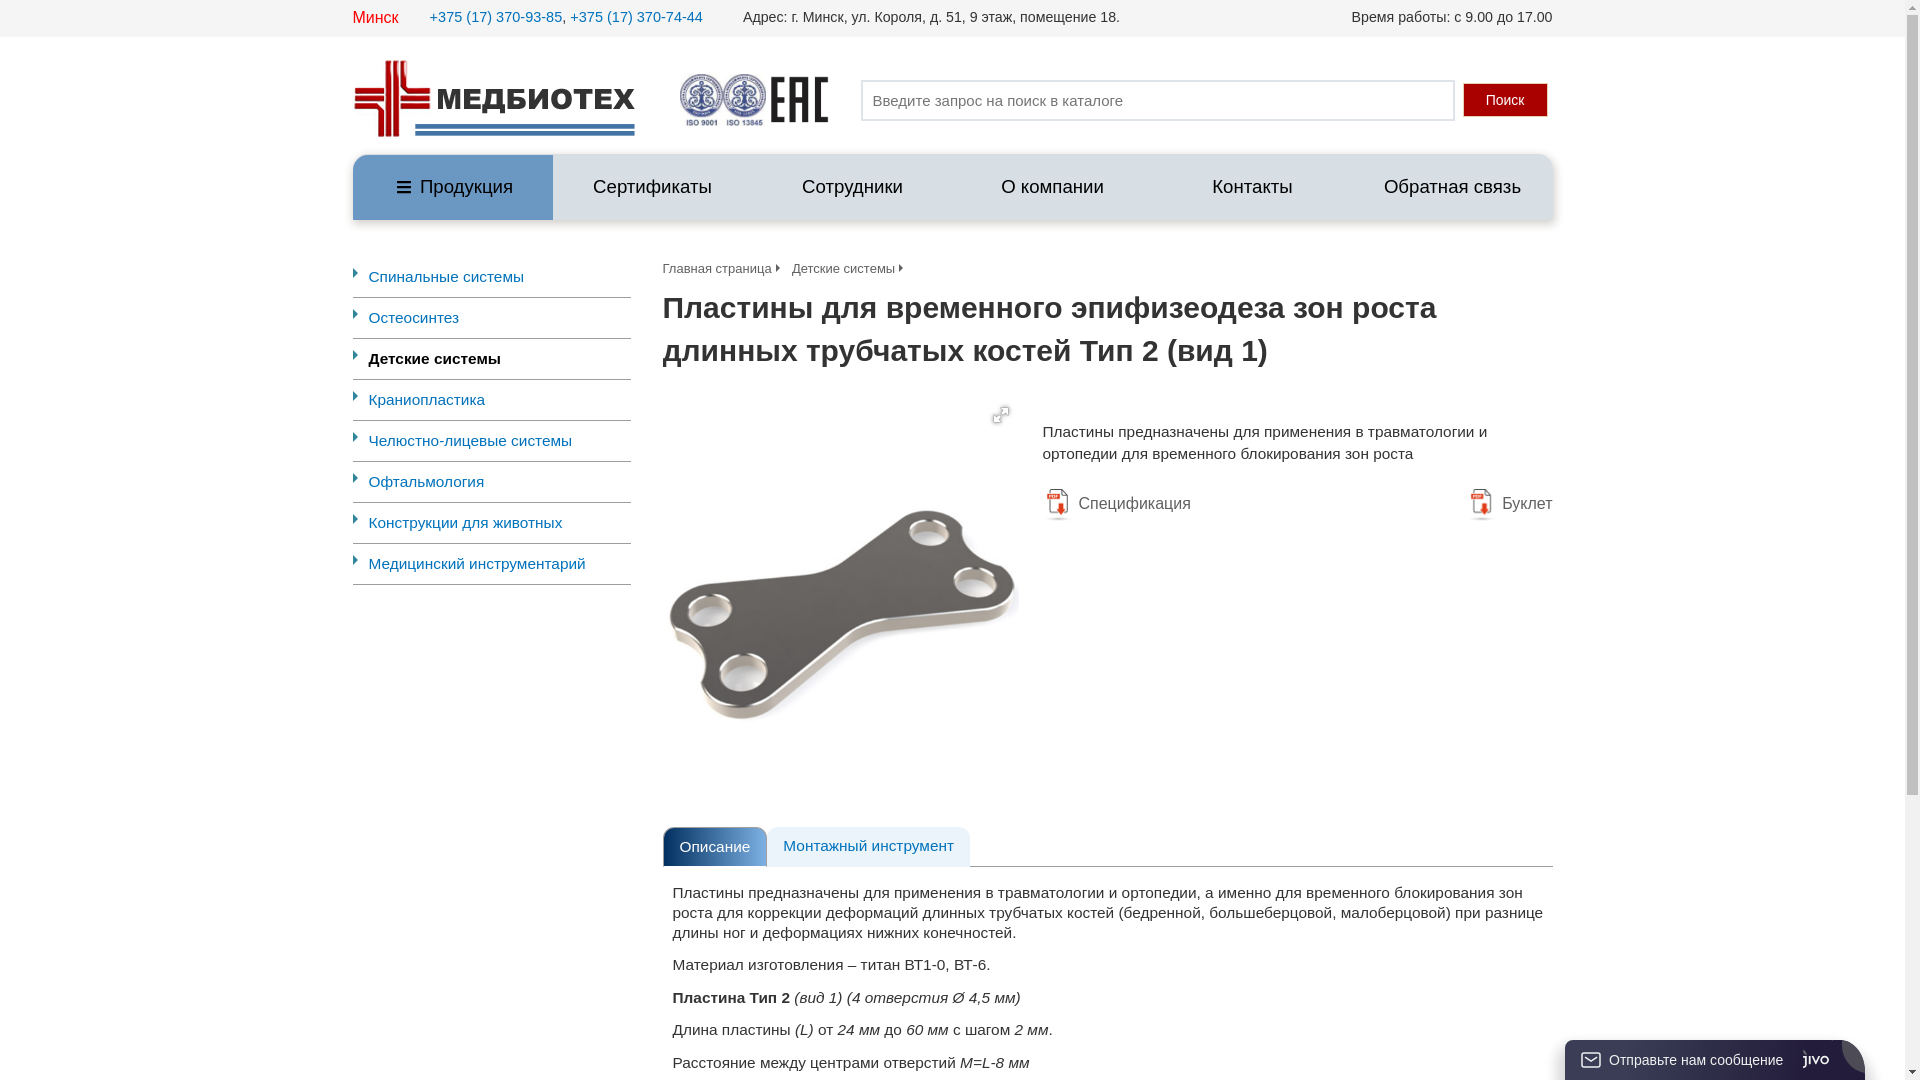 This screenshot has height=1080, width=1920. What do you see at coordinates (743, 100) in the screenshot?
I see `'Iso 13845'` at bounding box center [743, 100].